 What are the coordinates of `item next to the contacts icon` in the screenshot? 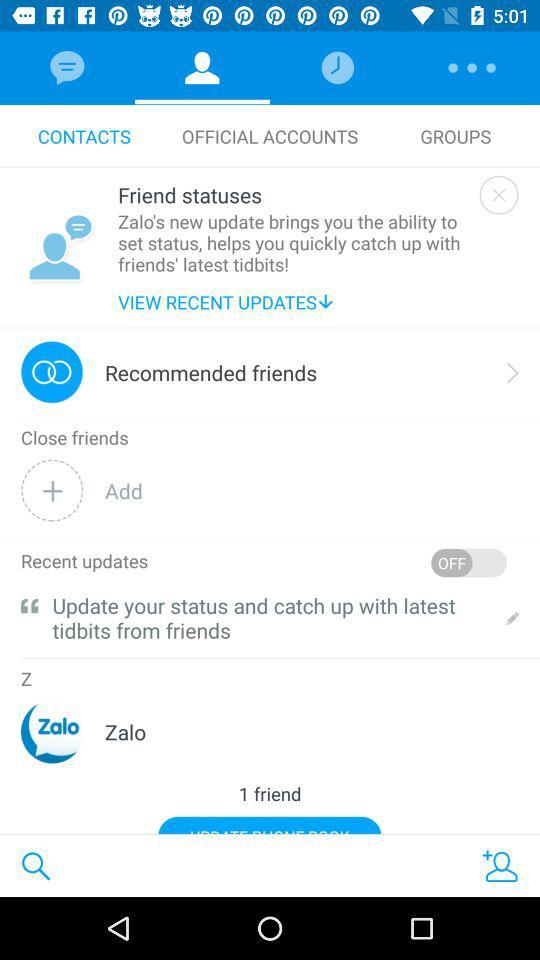 It's located at (270, 135).